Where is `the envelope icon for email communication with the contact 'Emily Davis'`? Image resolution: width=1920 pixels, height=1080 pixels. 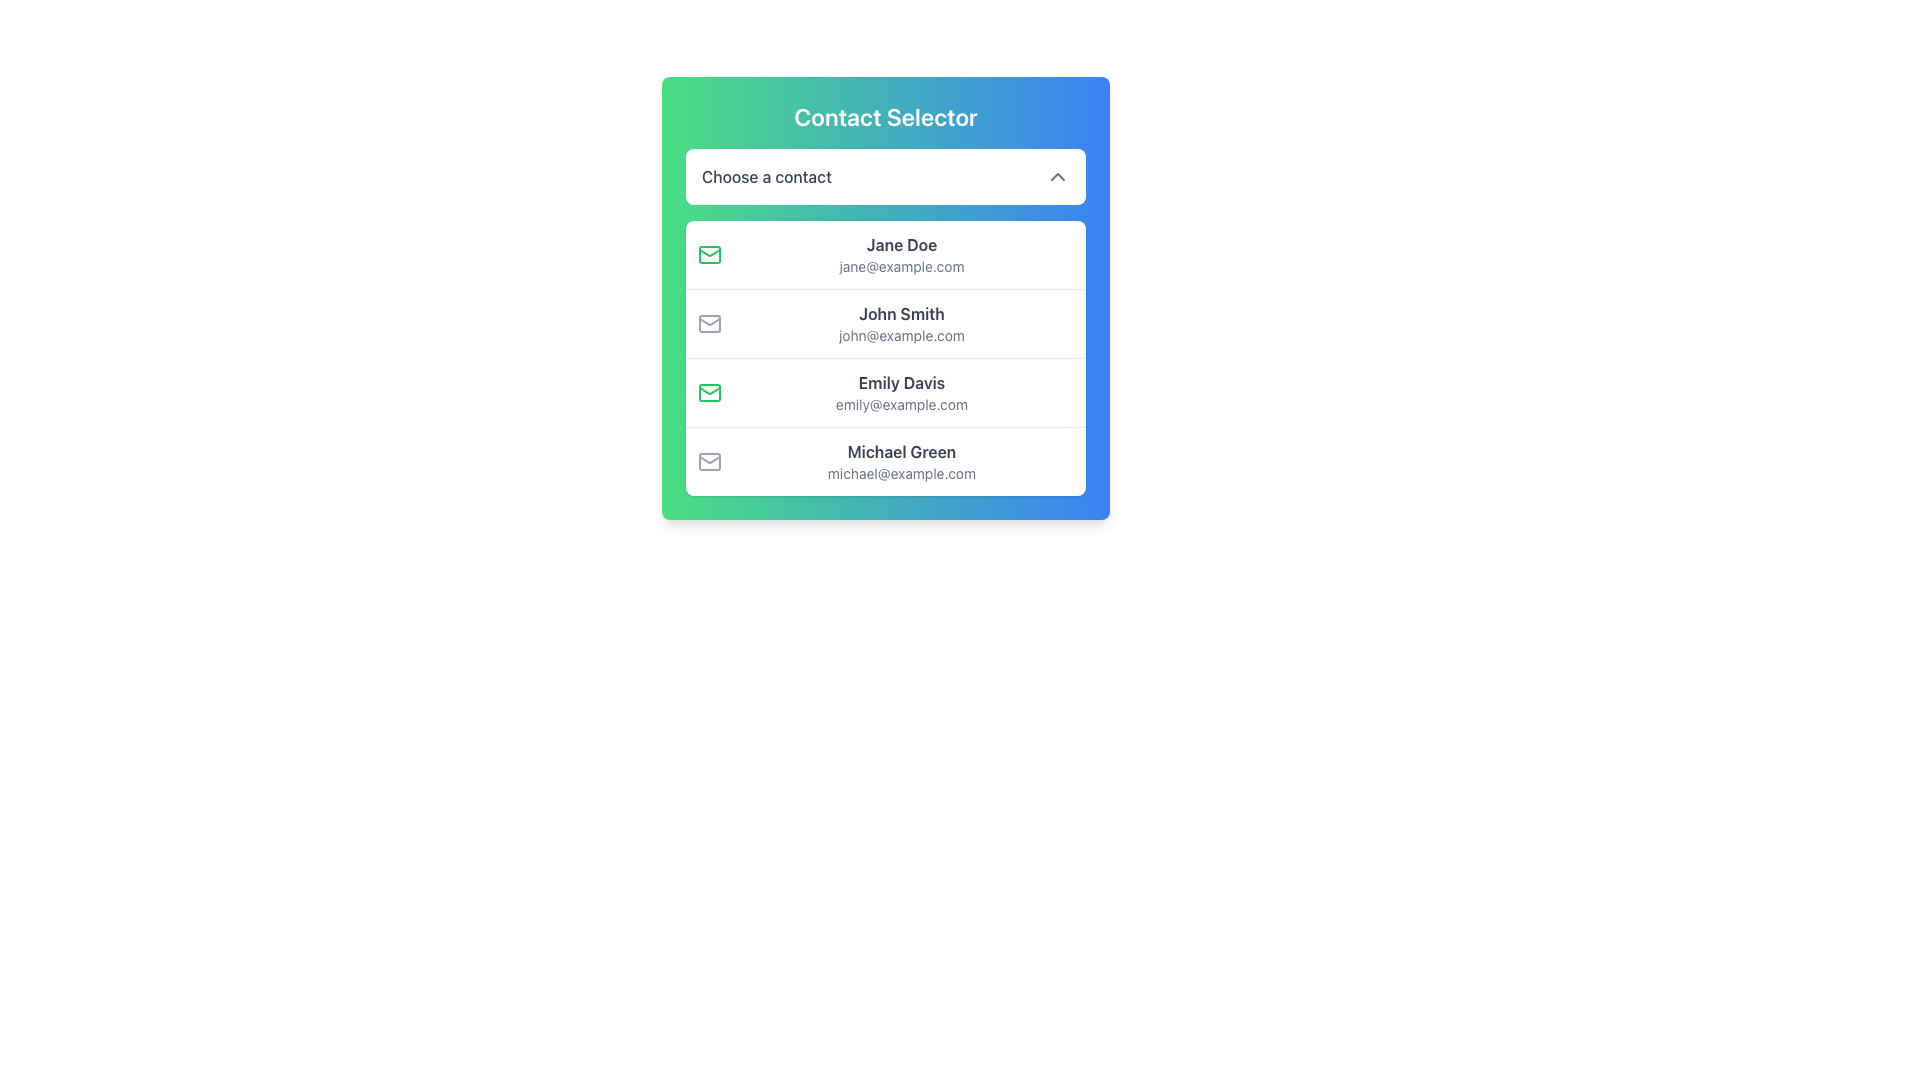 the envelope icon for email communication with the contact 'Emily Davis' is located at coordinates (710, 393).